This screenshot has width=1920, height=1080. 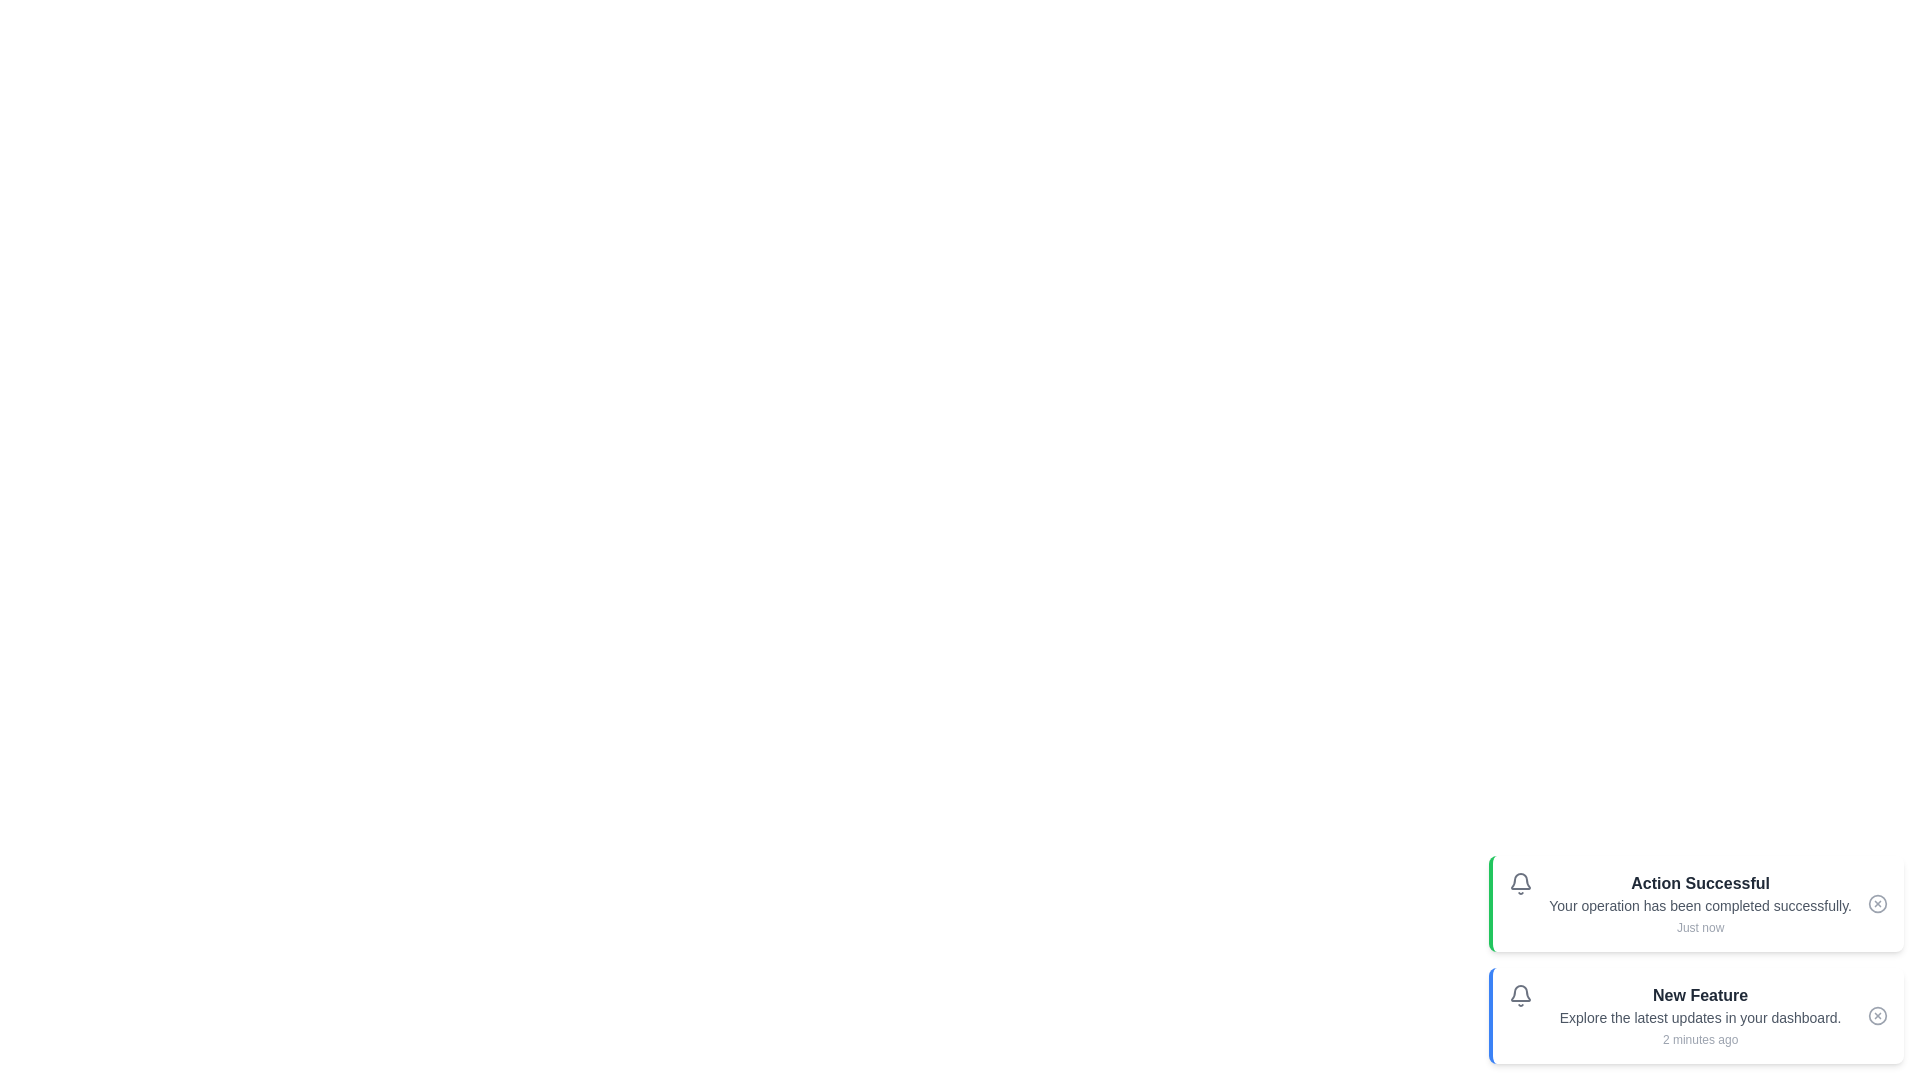 I want to click on the dismiss button of the second notification item located at the bottom right of the interface, so click(x=1876, y=1015).